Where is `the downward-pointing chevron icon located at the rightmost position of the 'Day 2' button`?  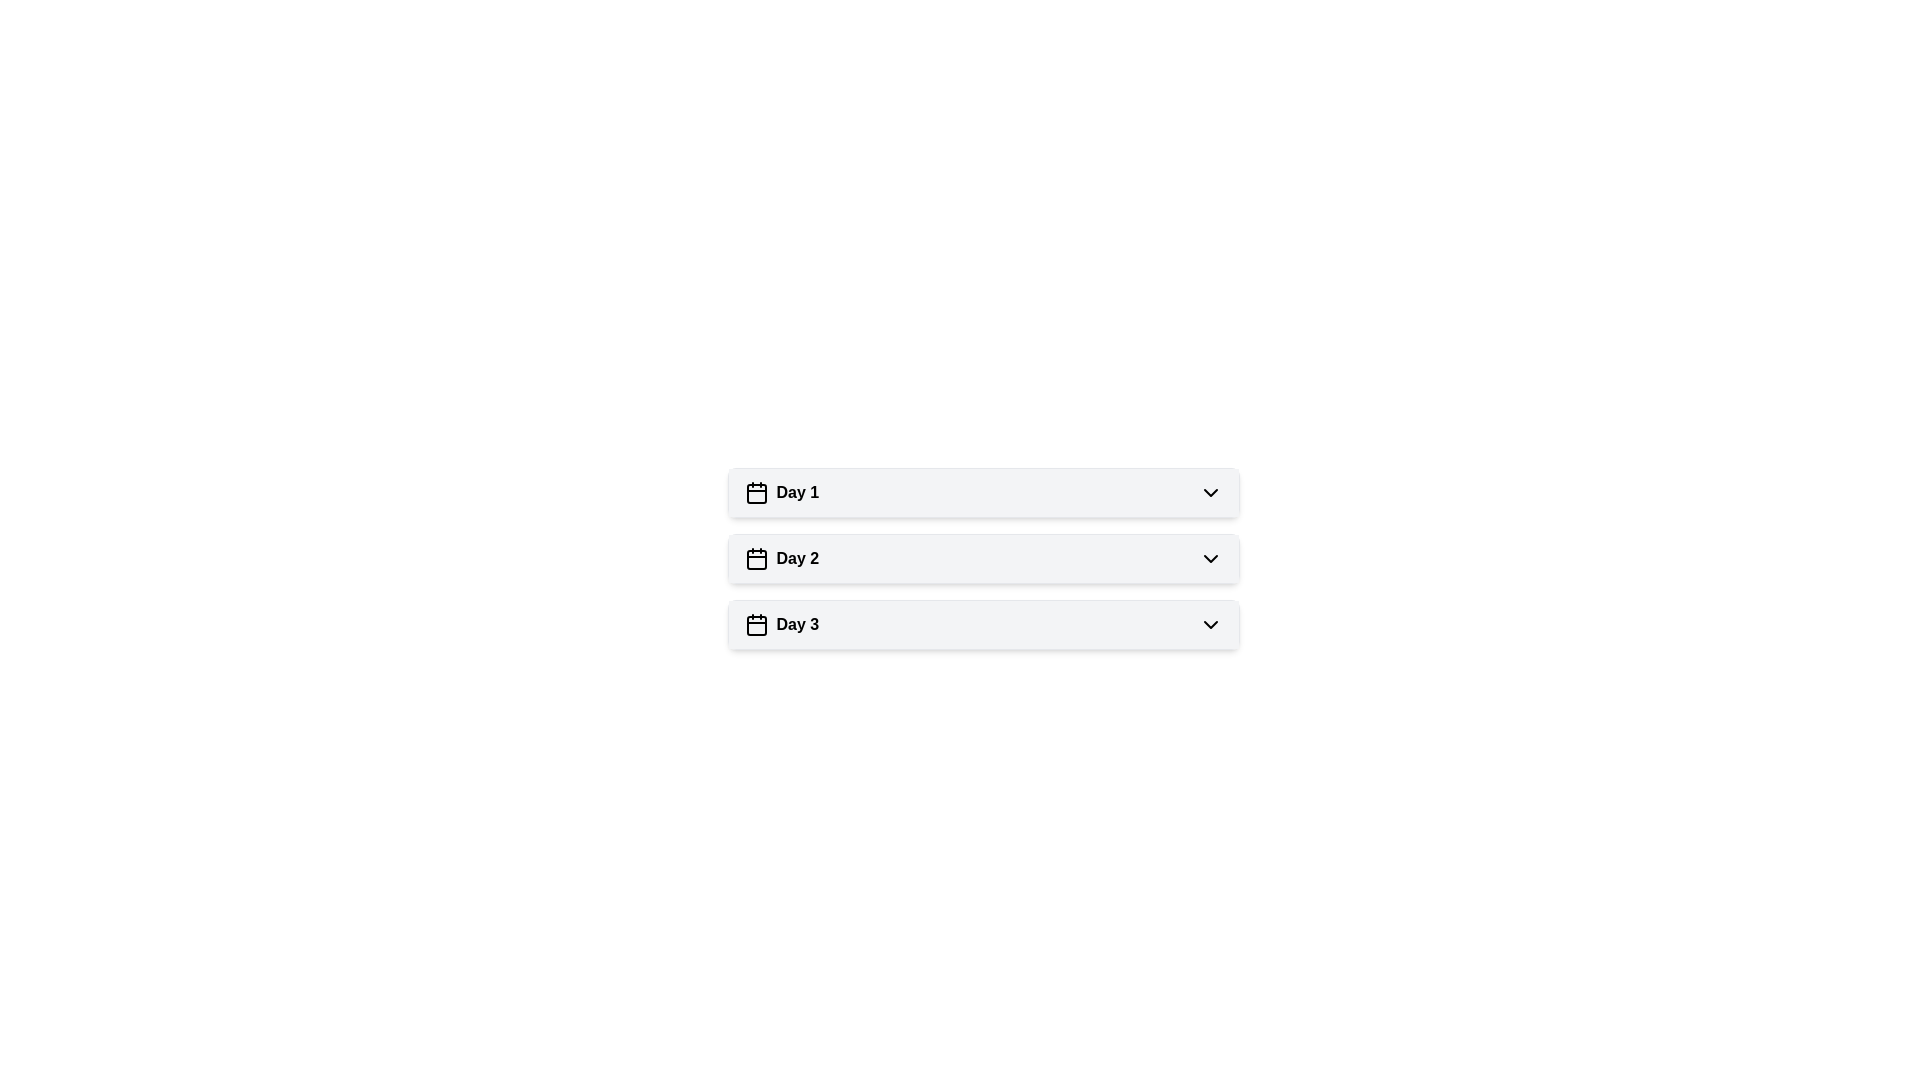
the downward-pointing chevron icon located at the rightmost position of the 'Day 2' button is located at coordinates (1209, 559).